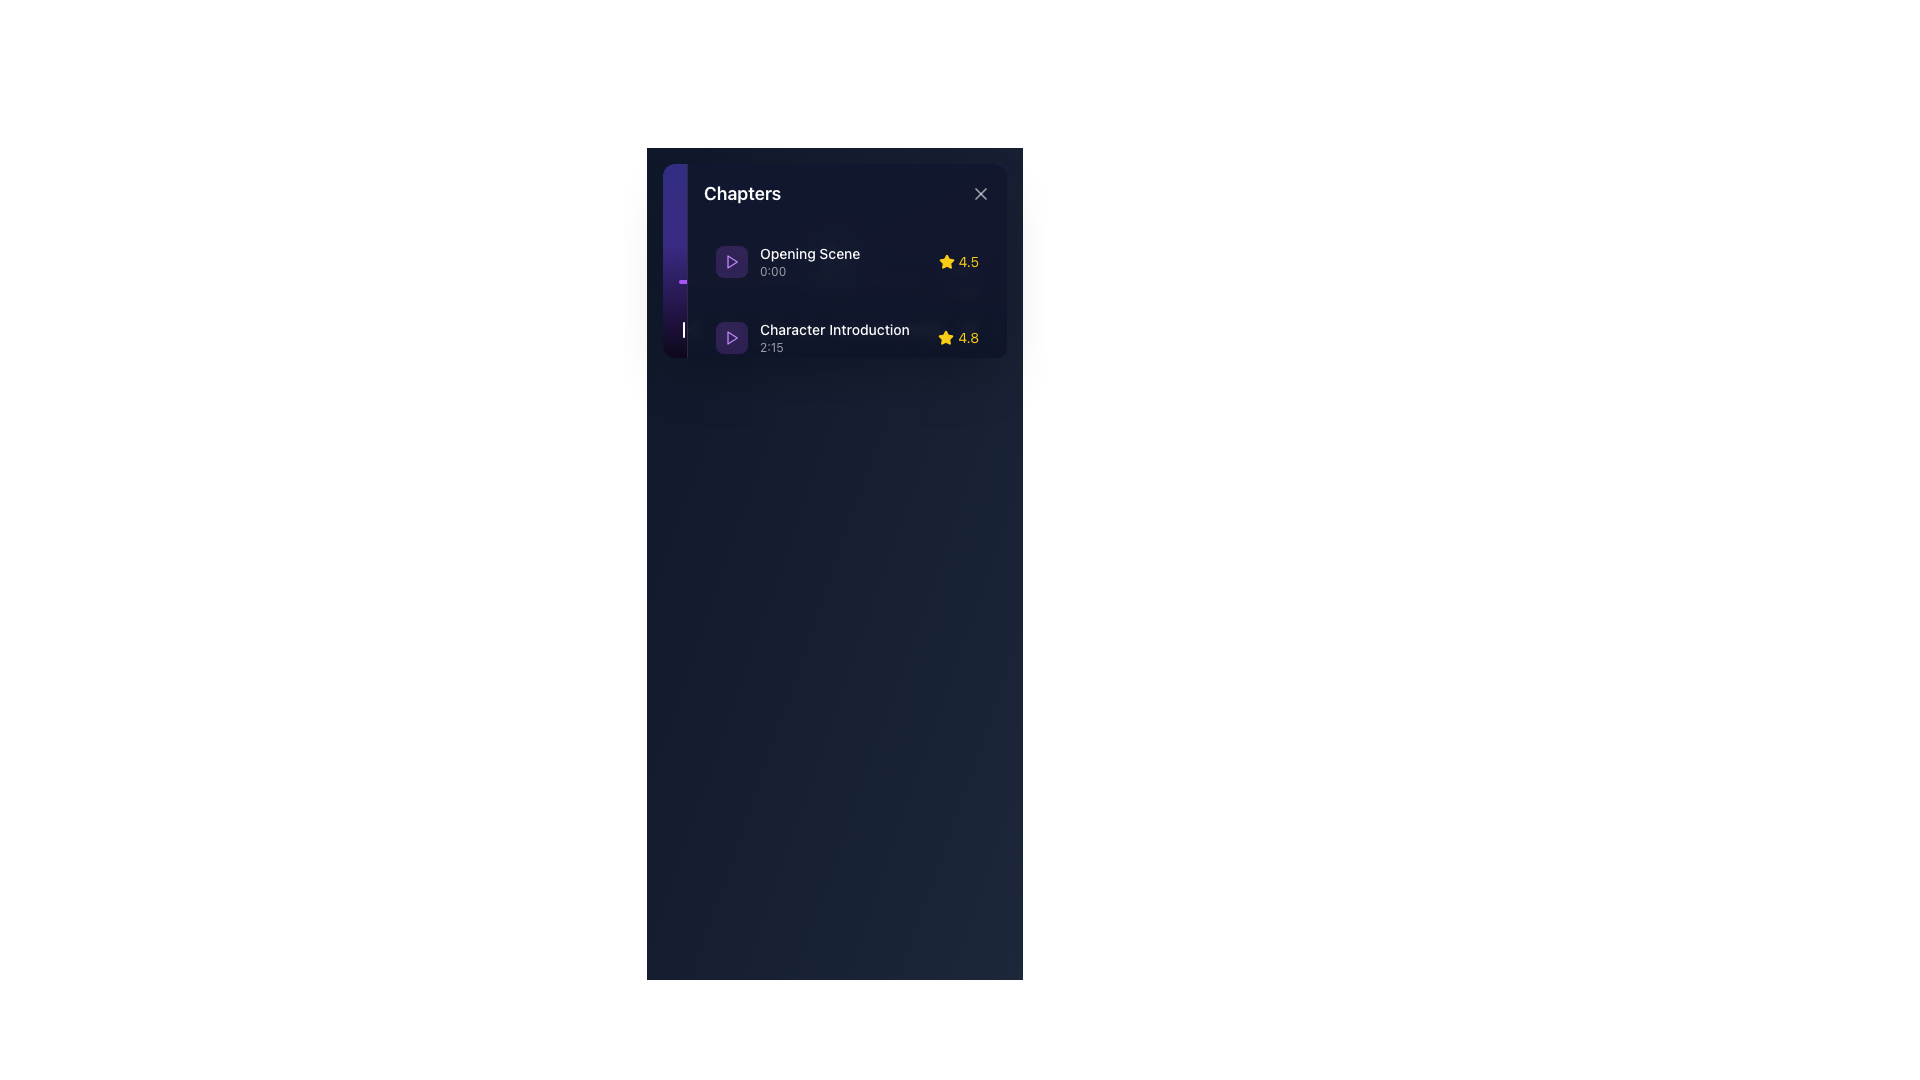  Describe the element at coordinates (835, 328) in the screenshot. I see `the interactive chapter selector for 'Character Introduction'` at that location.